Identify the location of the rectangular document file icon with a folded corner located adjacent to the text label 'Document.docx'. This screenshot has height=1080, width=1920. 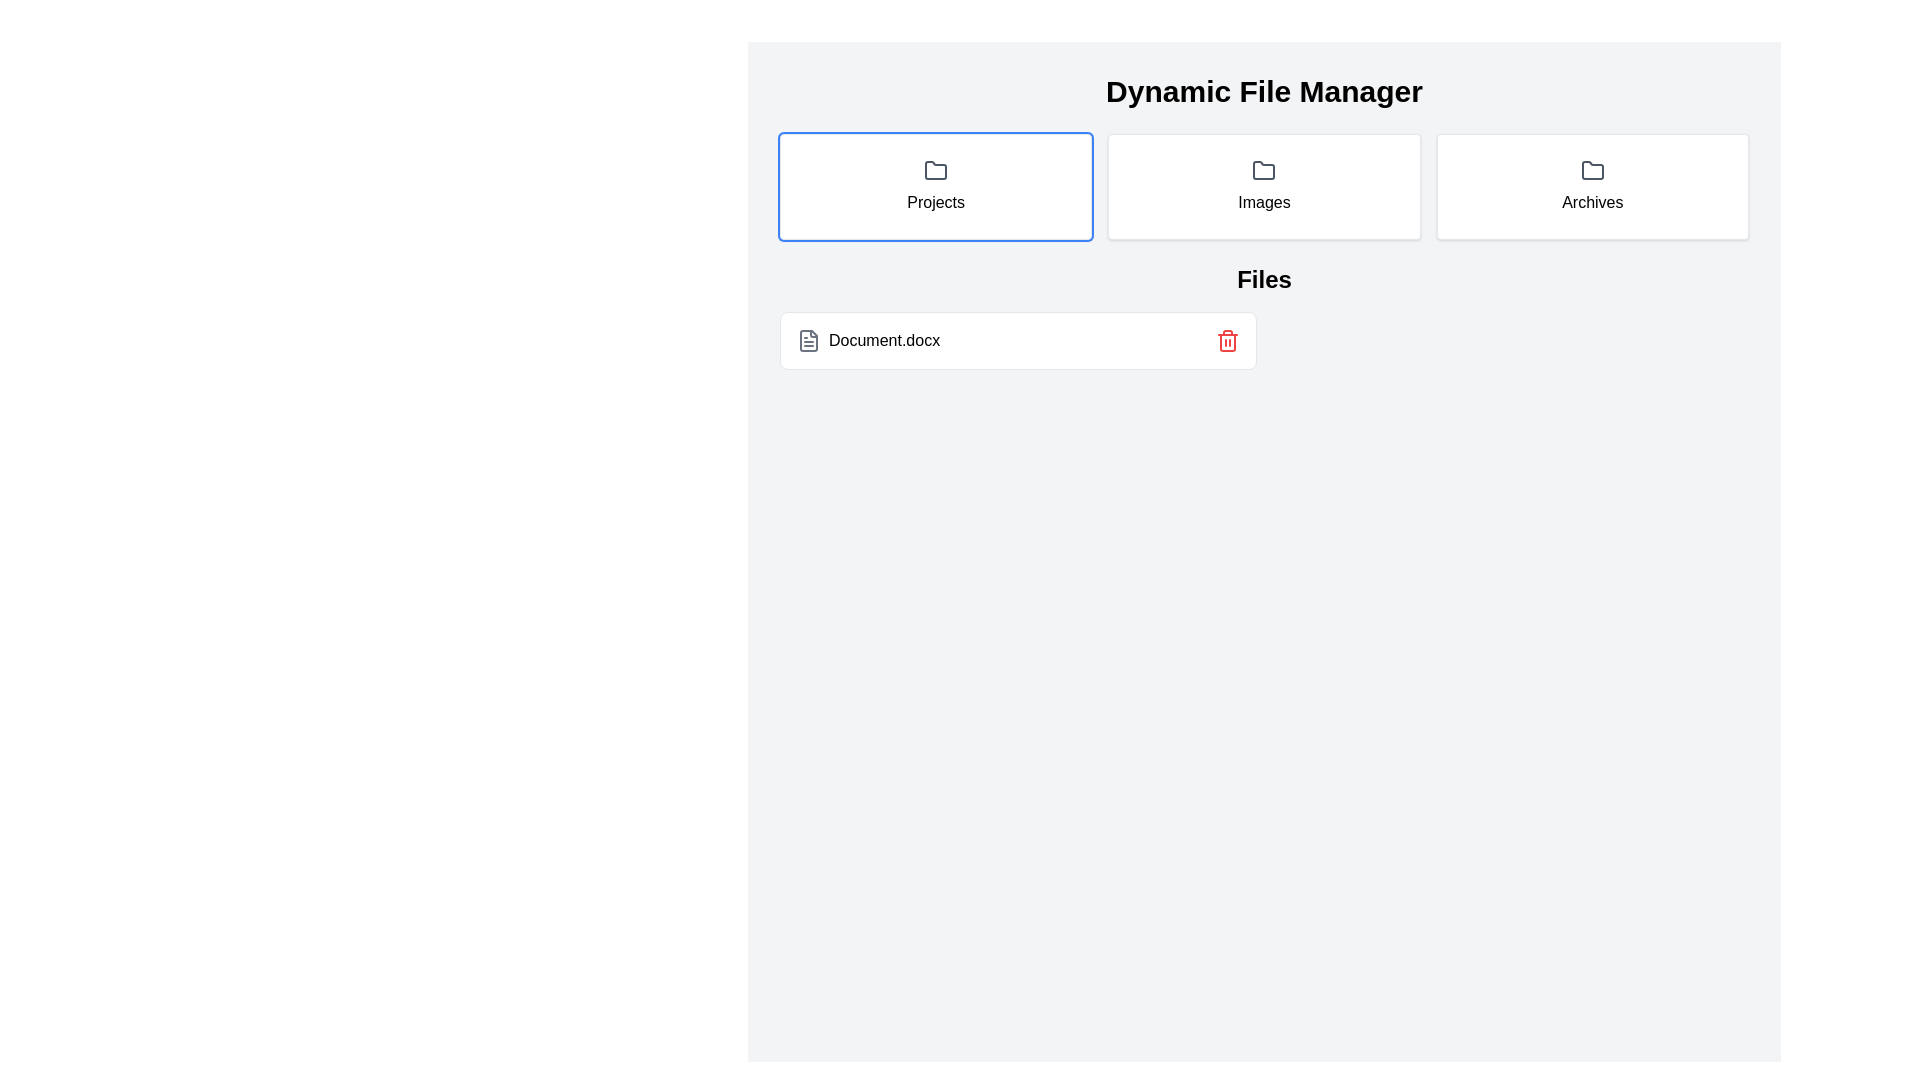
(809, 339).